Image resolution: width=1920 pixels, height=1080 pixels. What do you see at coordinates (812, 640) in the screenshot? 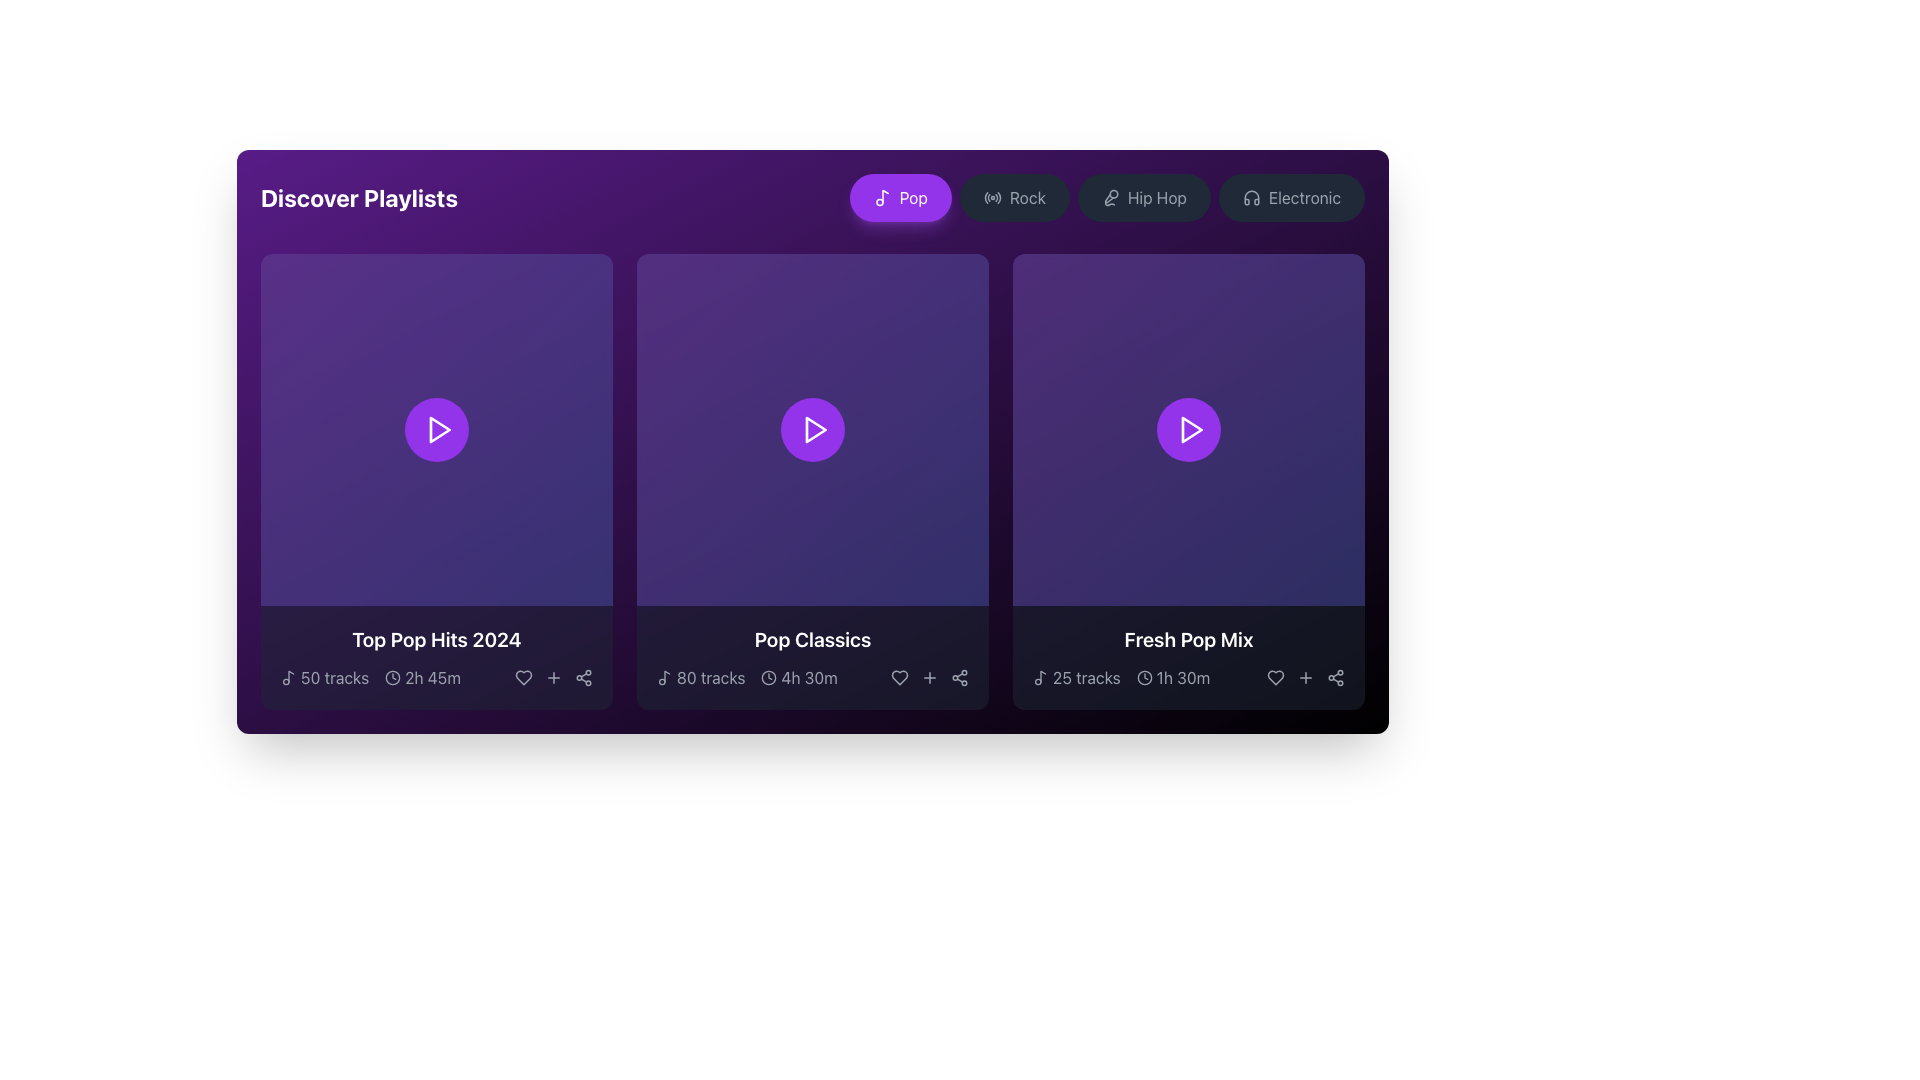
I see `the 'Pop Classics' text label, which is prominently displayed in a large, bold, white font, positioned within a dark background card, slightly above the bottom edge of the card` at bounding box center [812, 640].